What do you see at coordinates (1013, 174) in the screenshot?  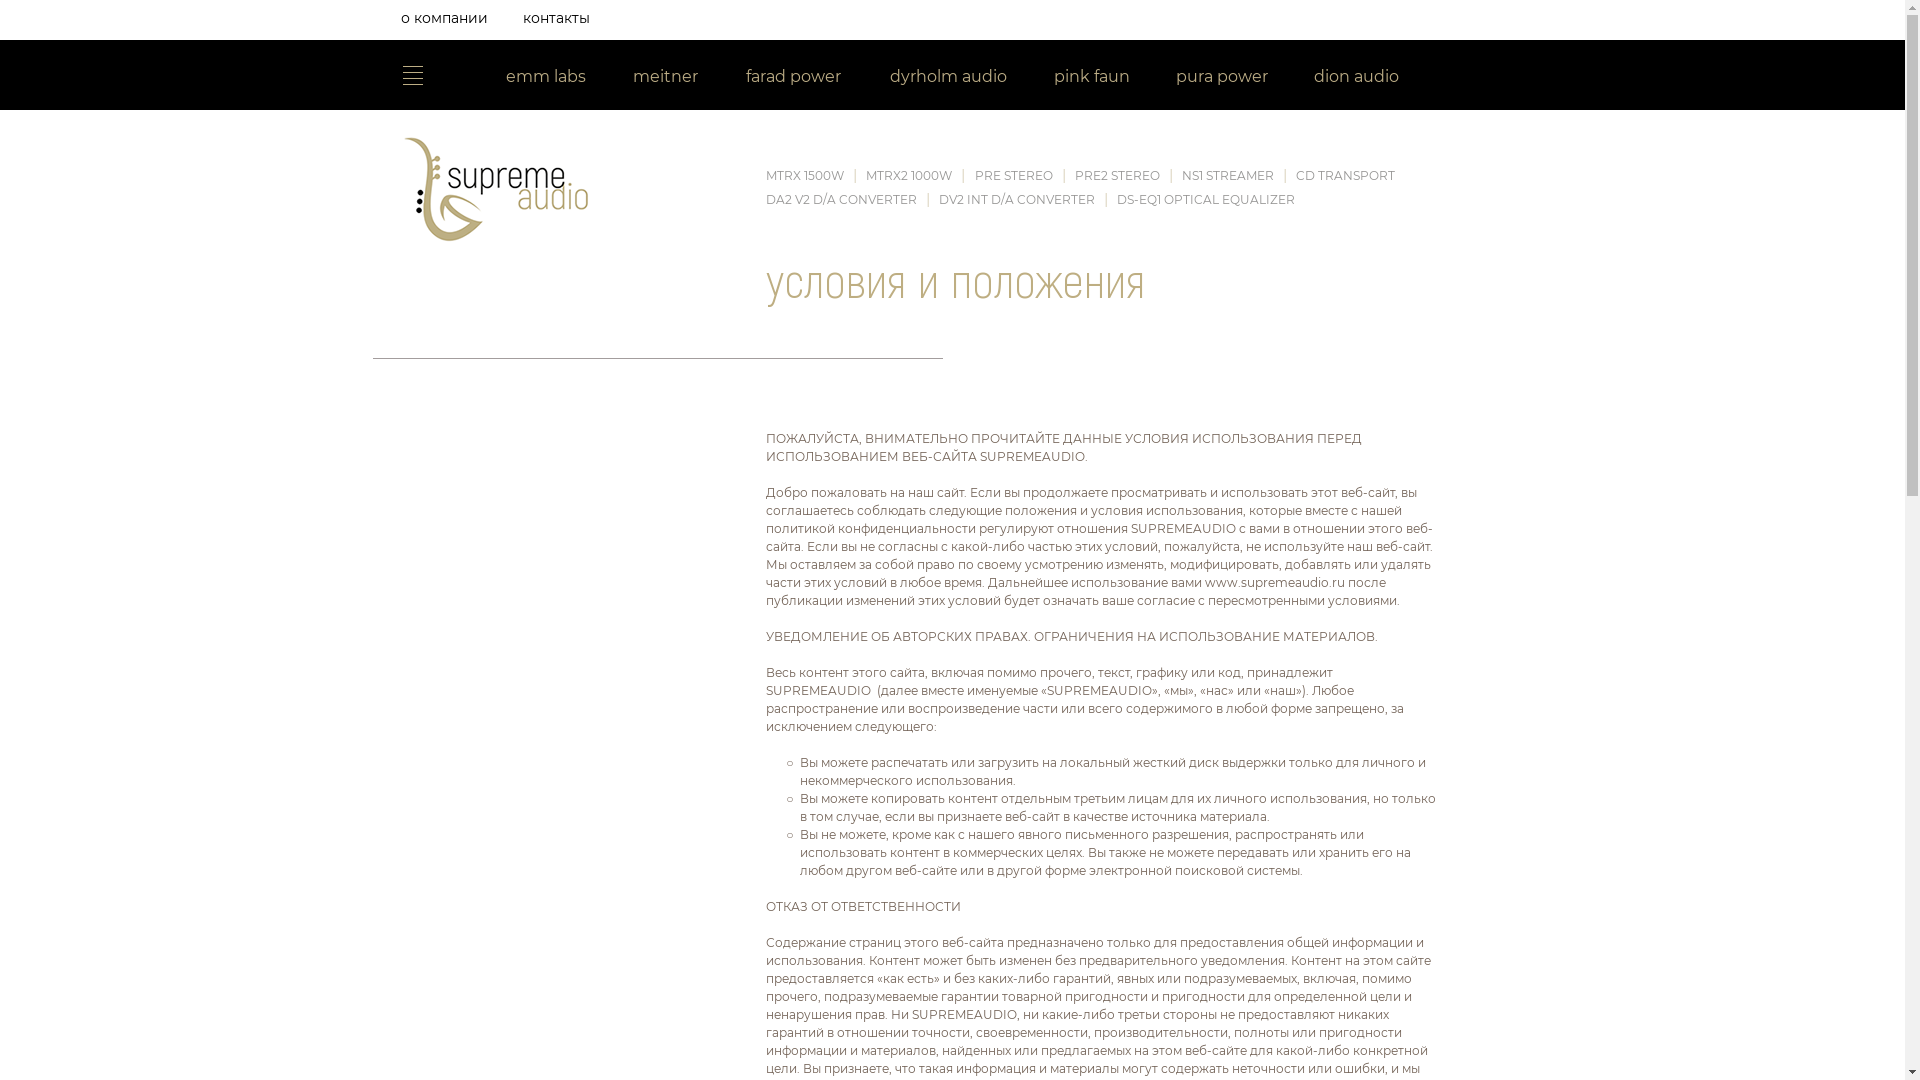 I see `'PRE STEREO'` at bounding box center [1013, 174].